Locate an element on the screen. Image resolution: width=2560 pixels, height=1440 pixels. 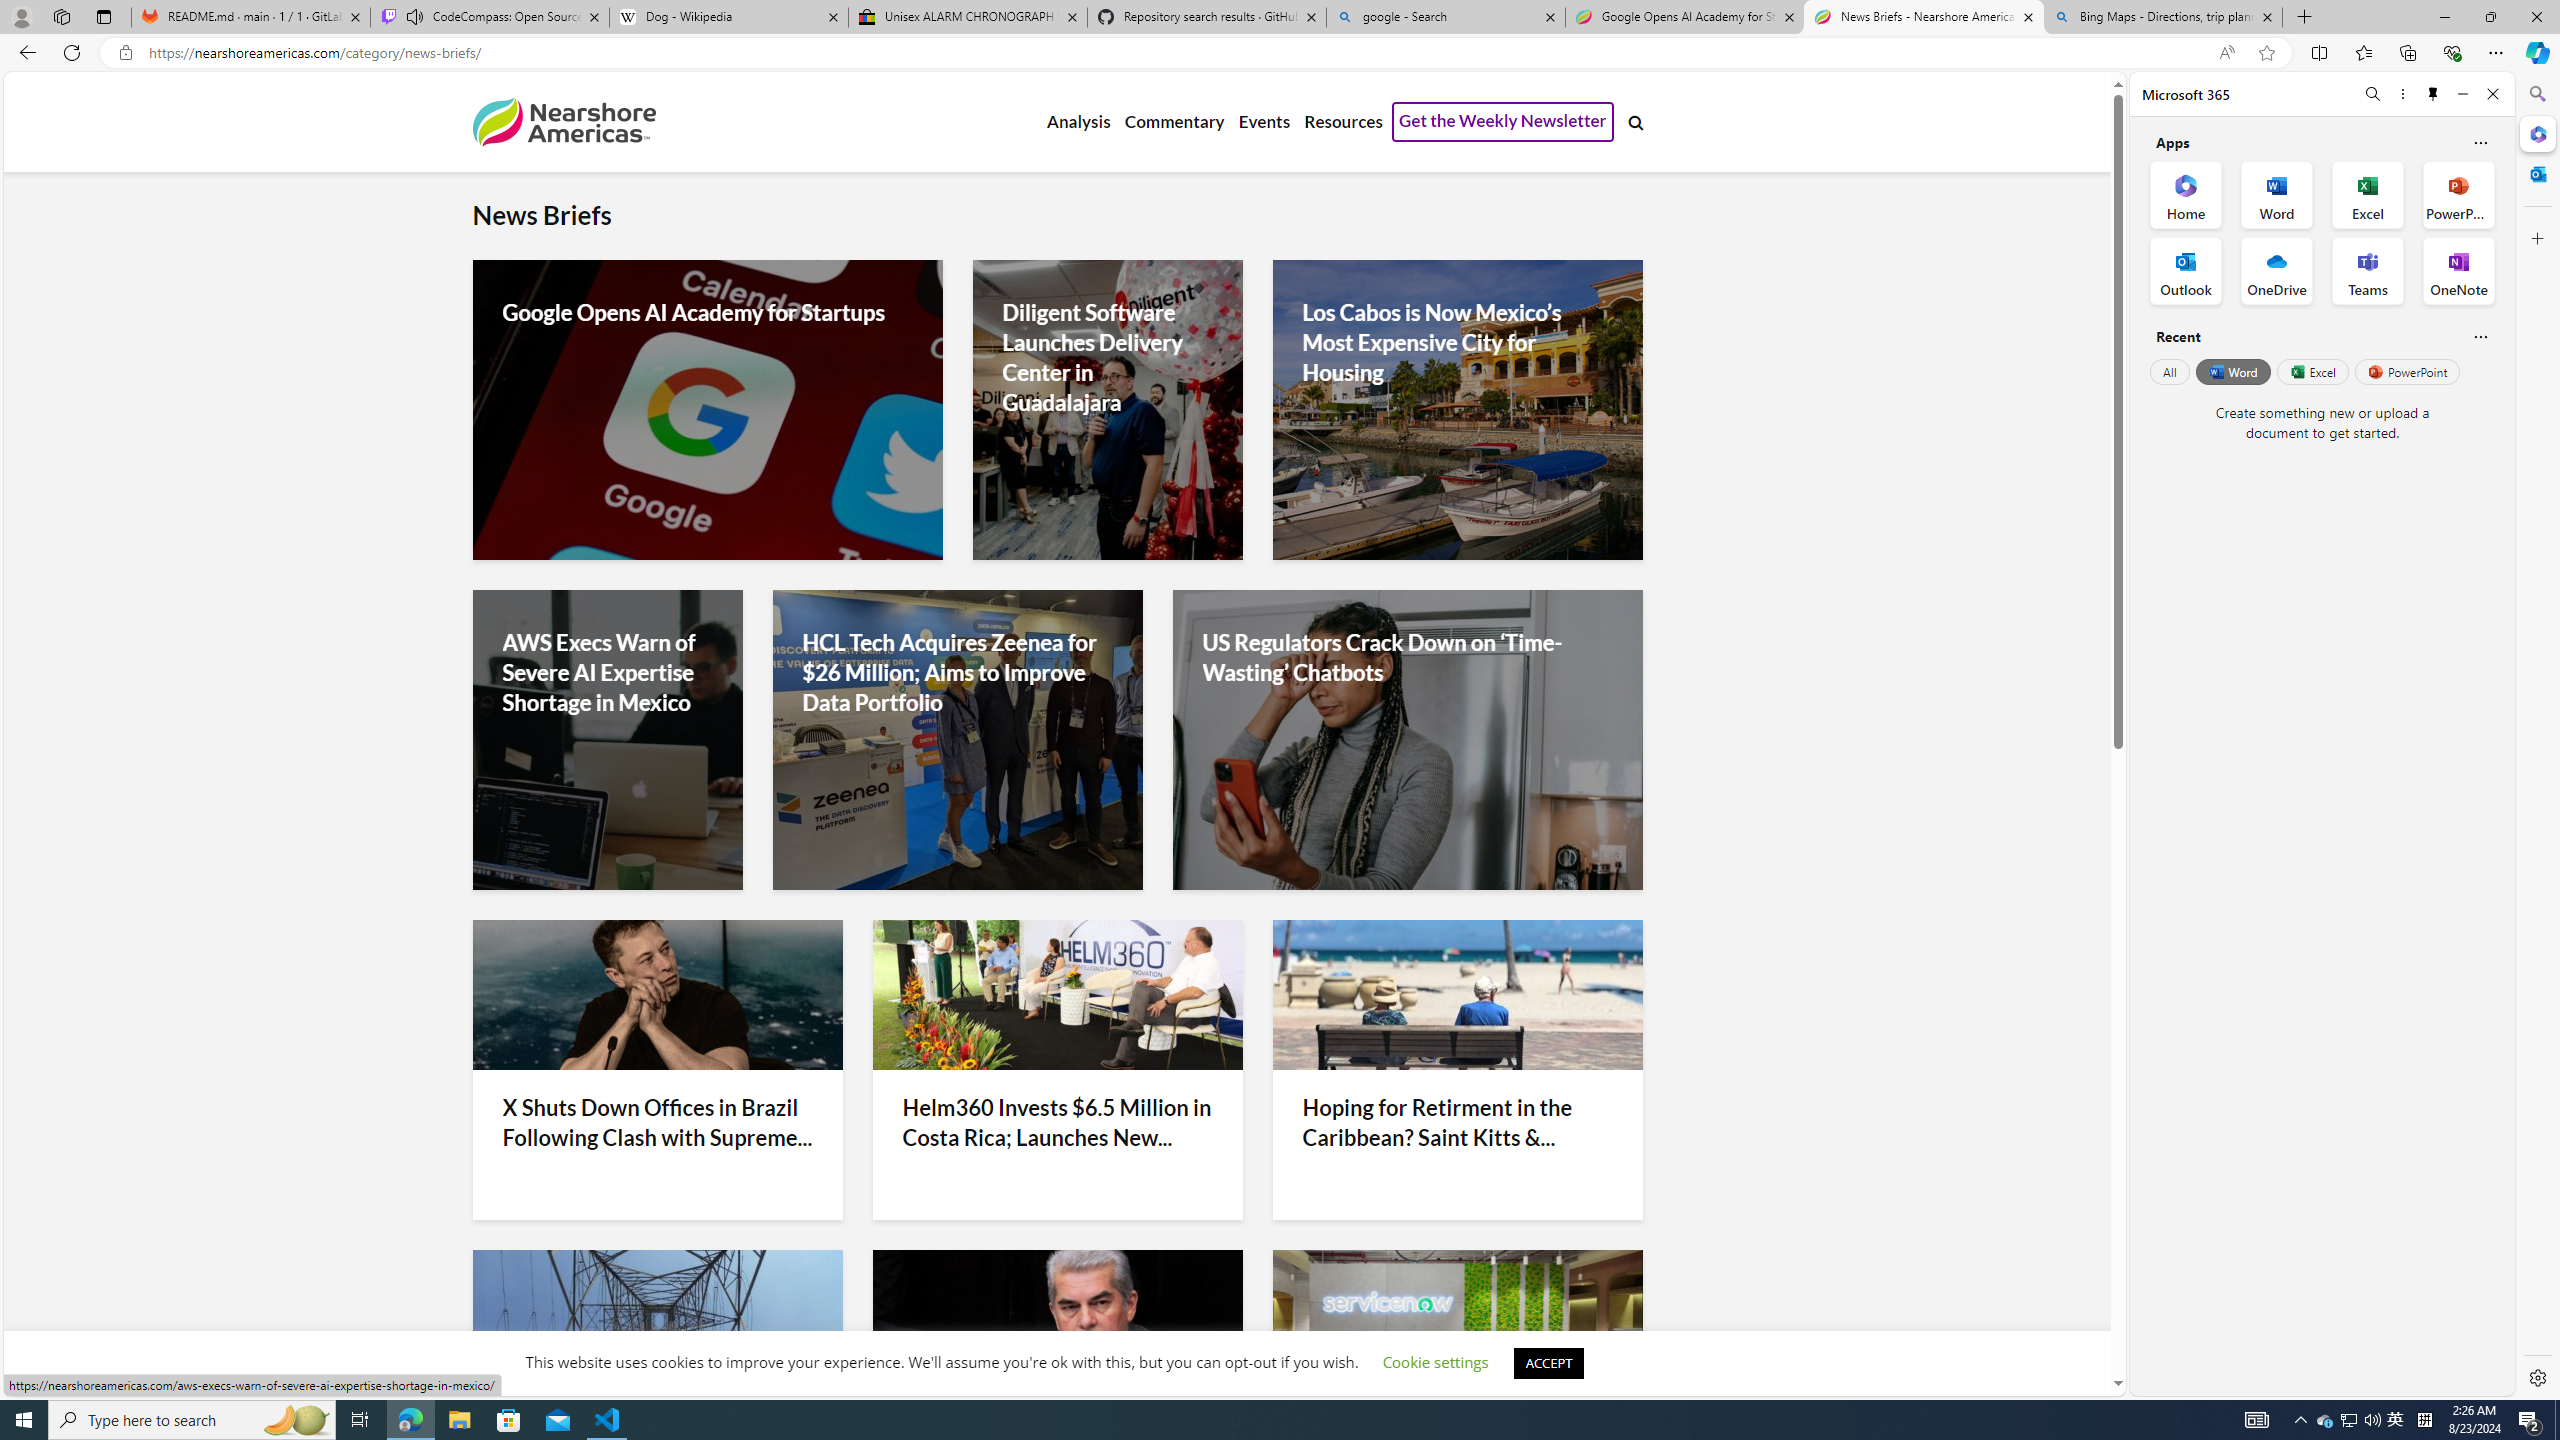
'Get the Weekly Newsletter' is located at coordinates (1501, 122).